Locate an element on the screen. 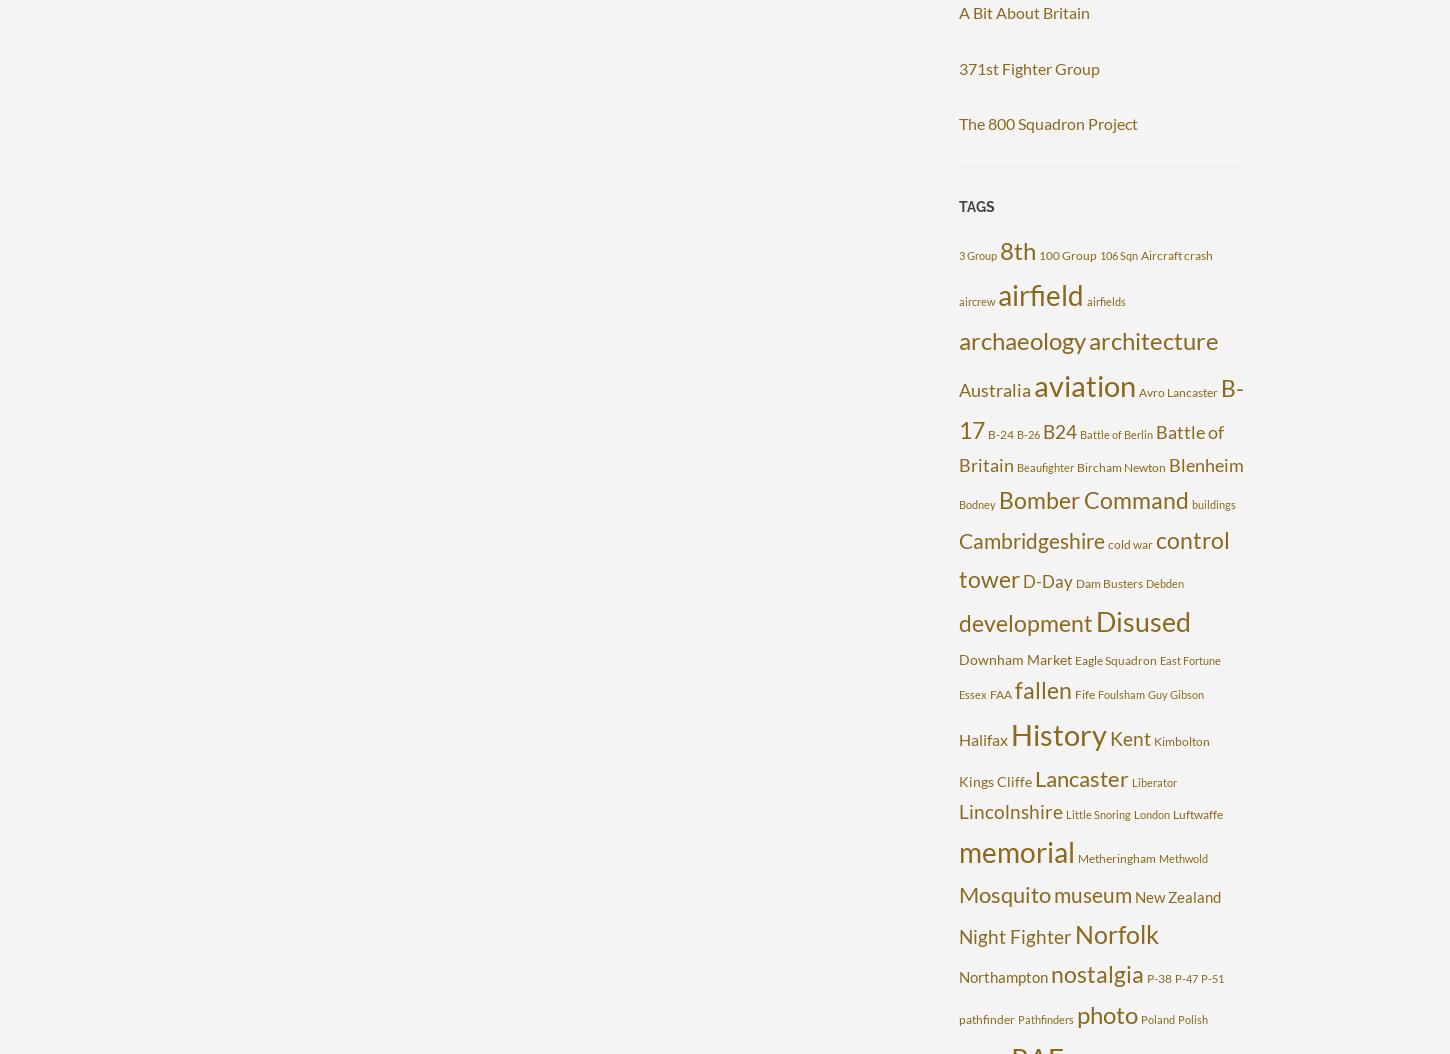 The image size is (1450, 1054). 'Debden' is located at coordinates (1163, 582).